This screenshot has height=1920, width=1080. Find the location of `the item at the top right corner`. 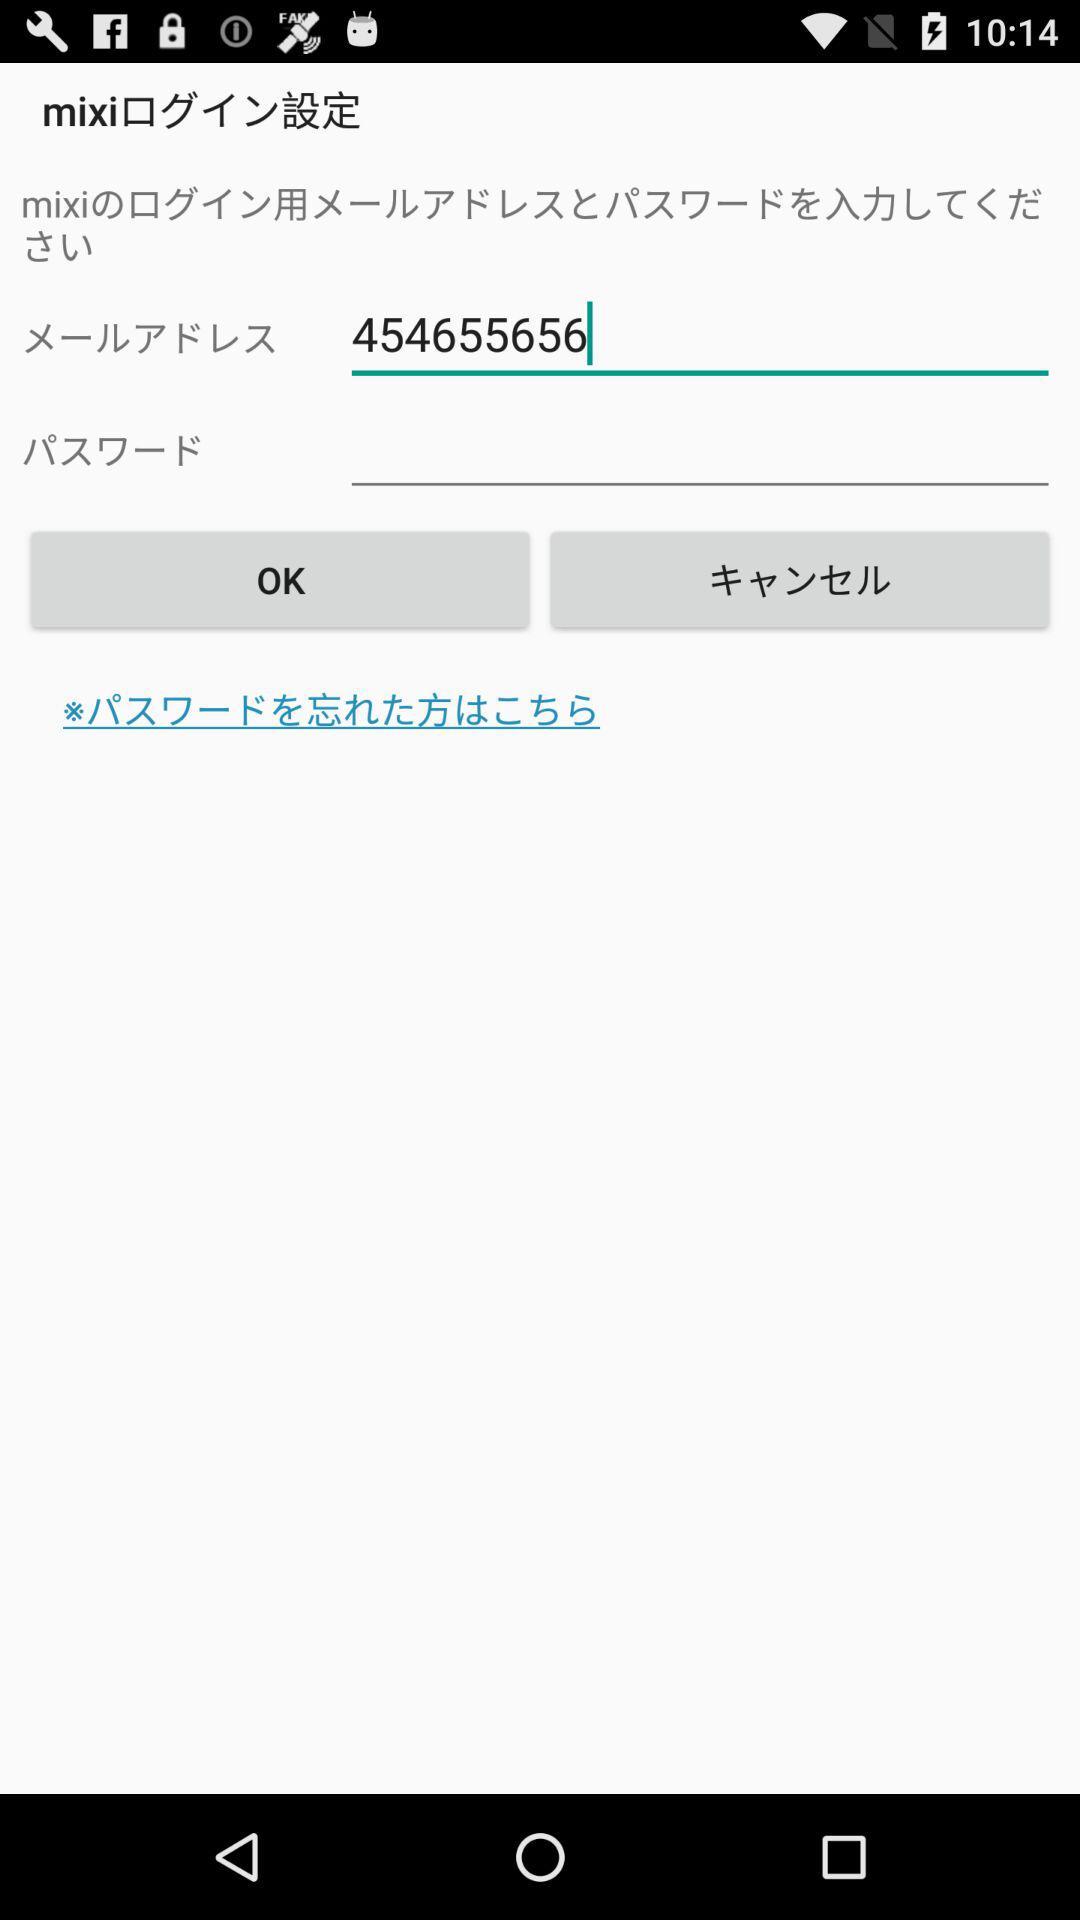

the item at the top right corner is located at coordinates (798, 578).